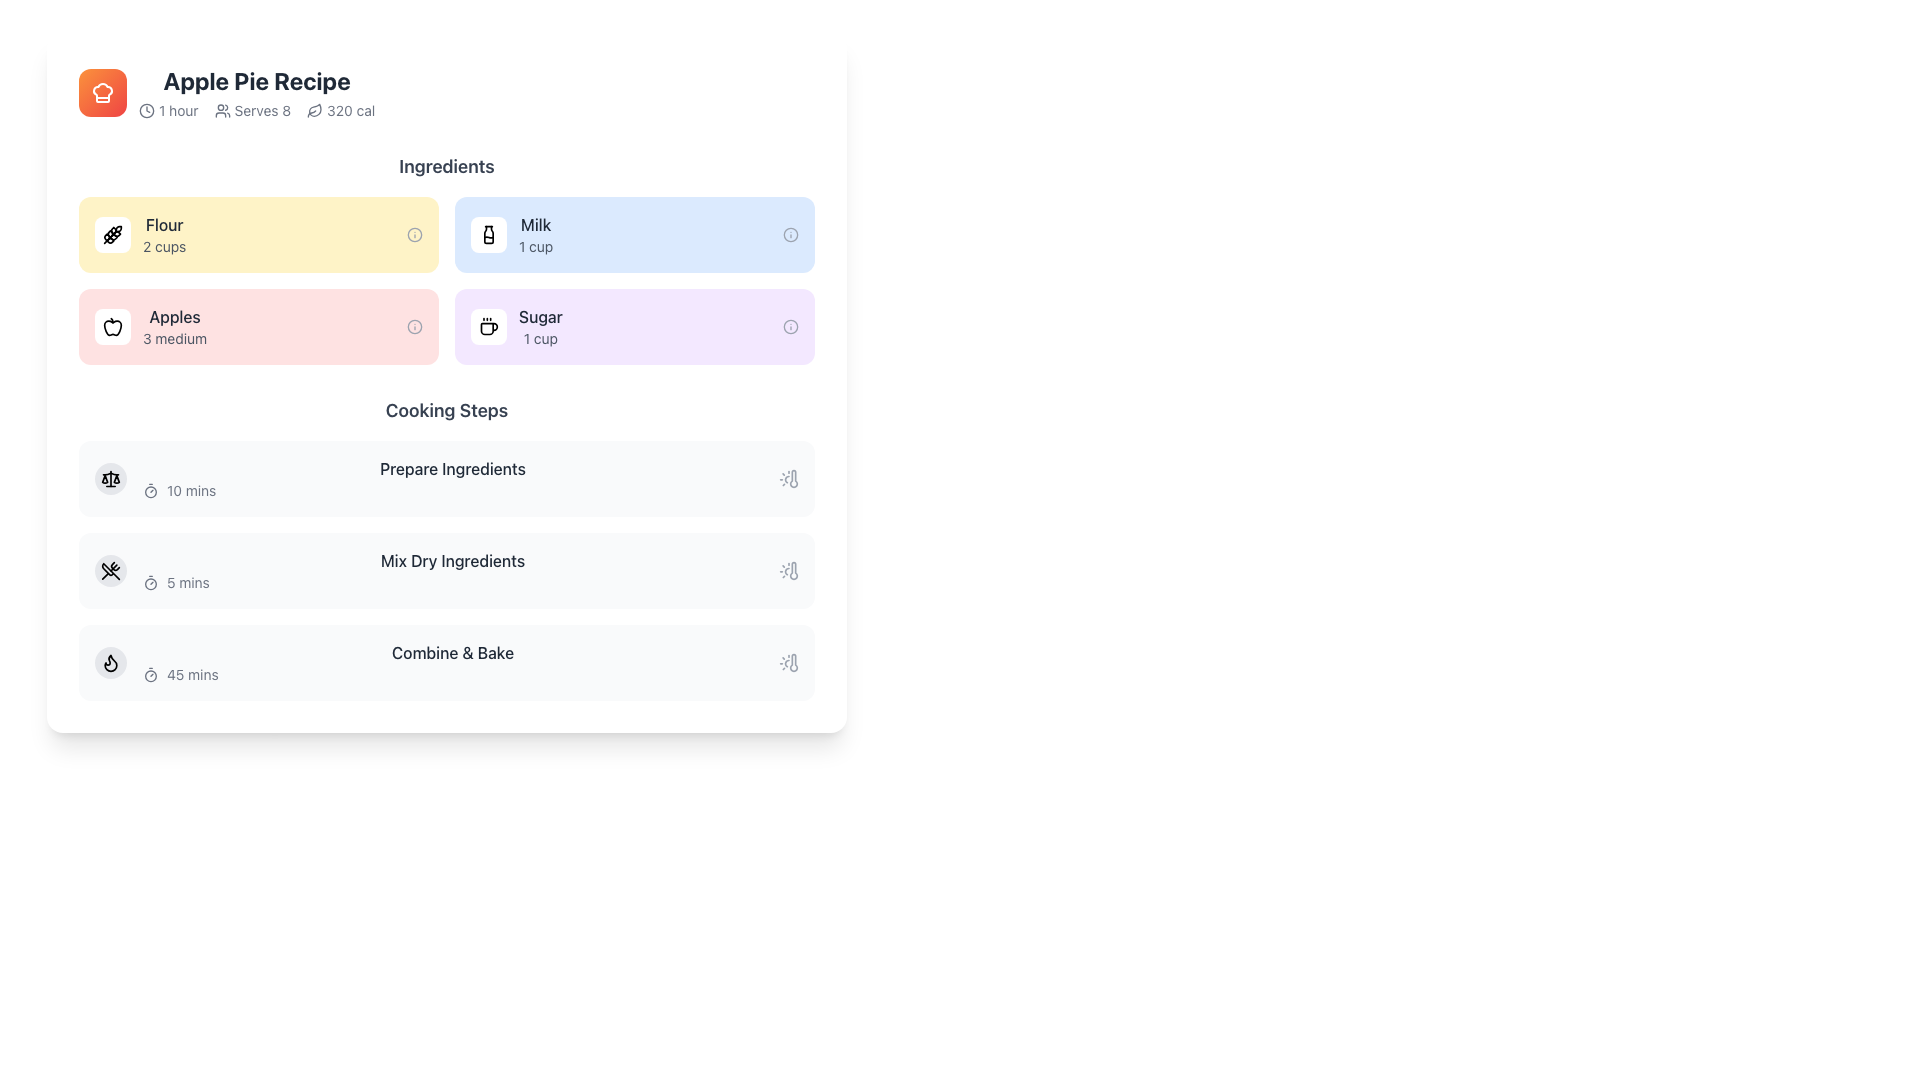 The width and height of the screenshot is (1920, 1080). I want to click on the circular component of the SVG icon located at the far left of the '10 mins' label under the 'Prepare Ingredients' step in the 'Cooking Steps' section, so click(149, 492).